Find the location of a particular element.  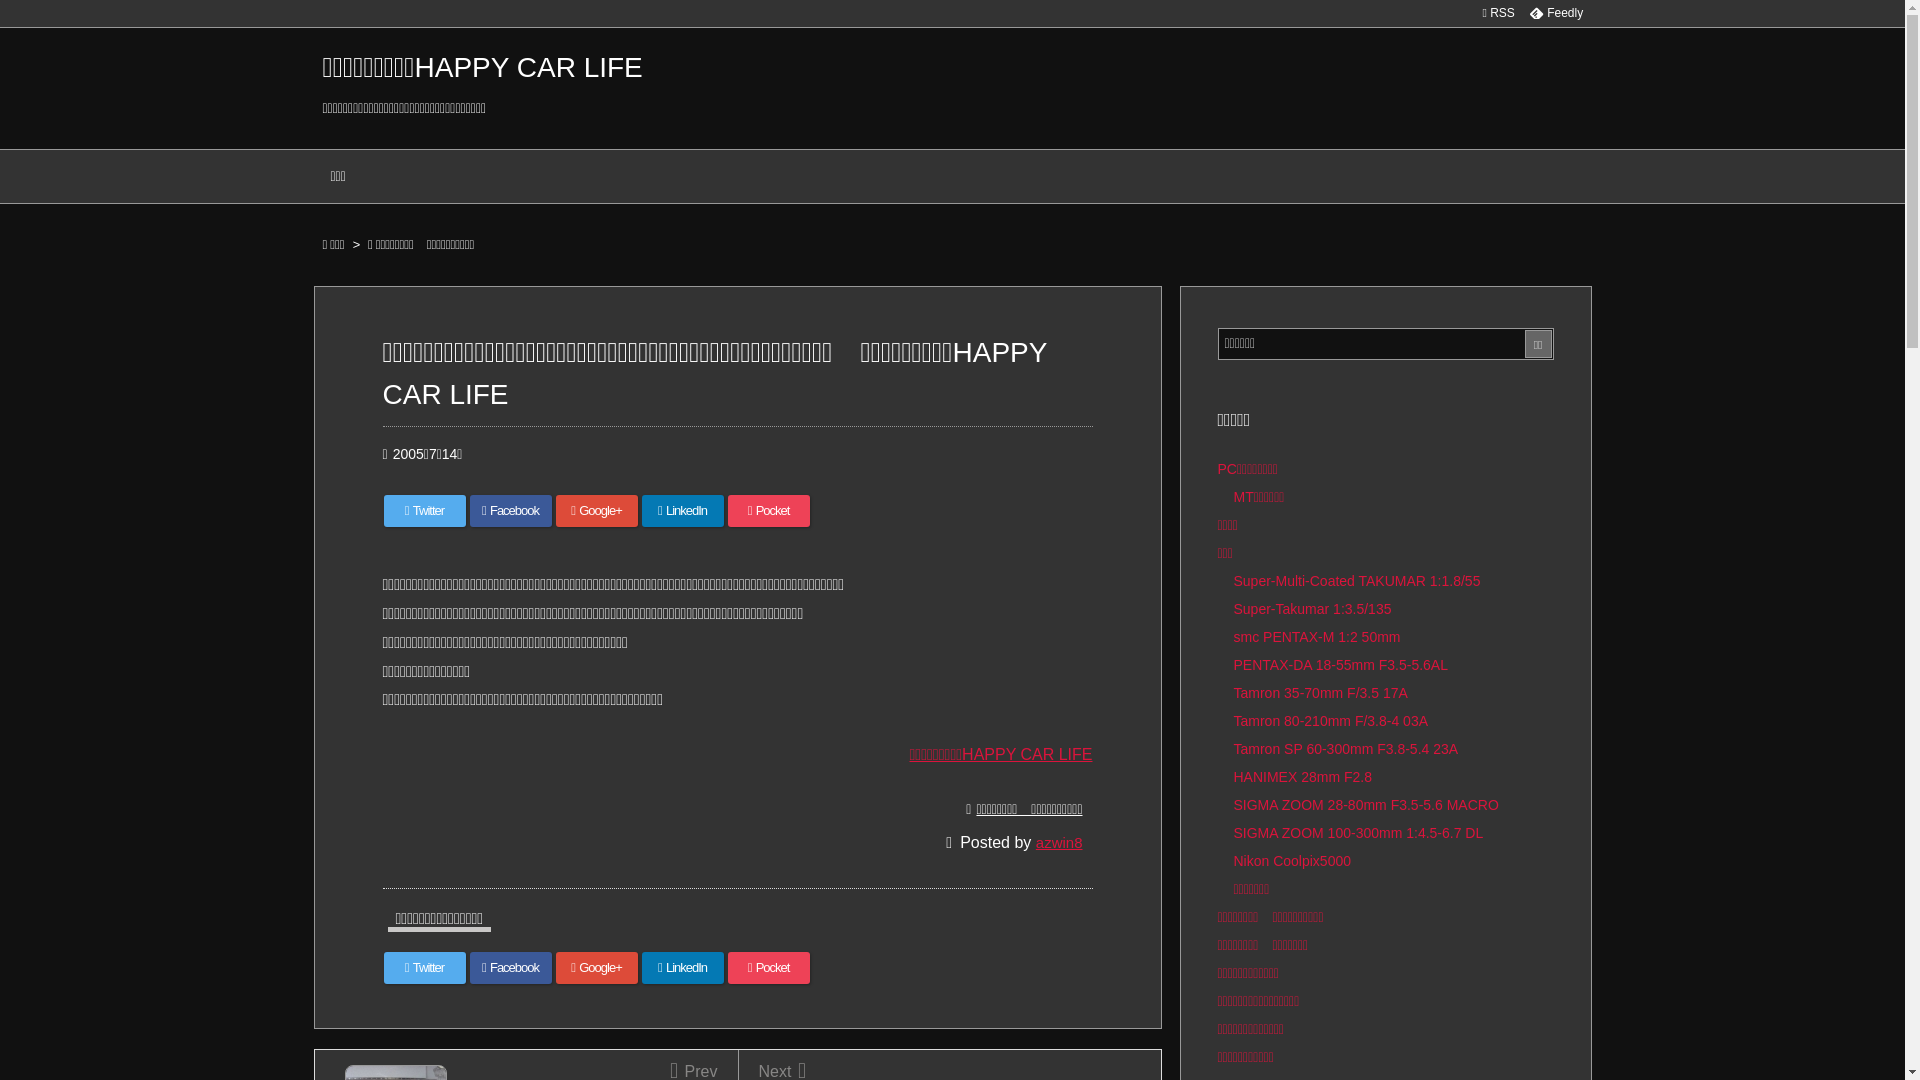

' Pocket' is located at coordinates (767, 967).